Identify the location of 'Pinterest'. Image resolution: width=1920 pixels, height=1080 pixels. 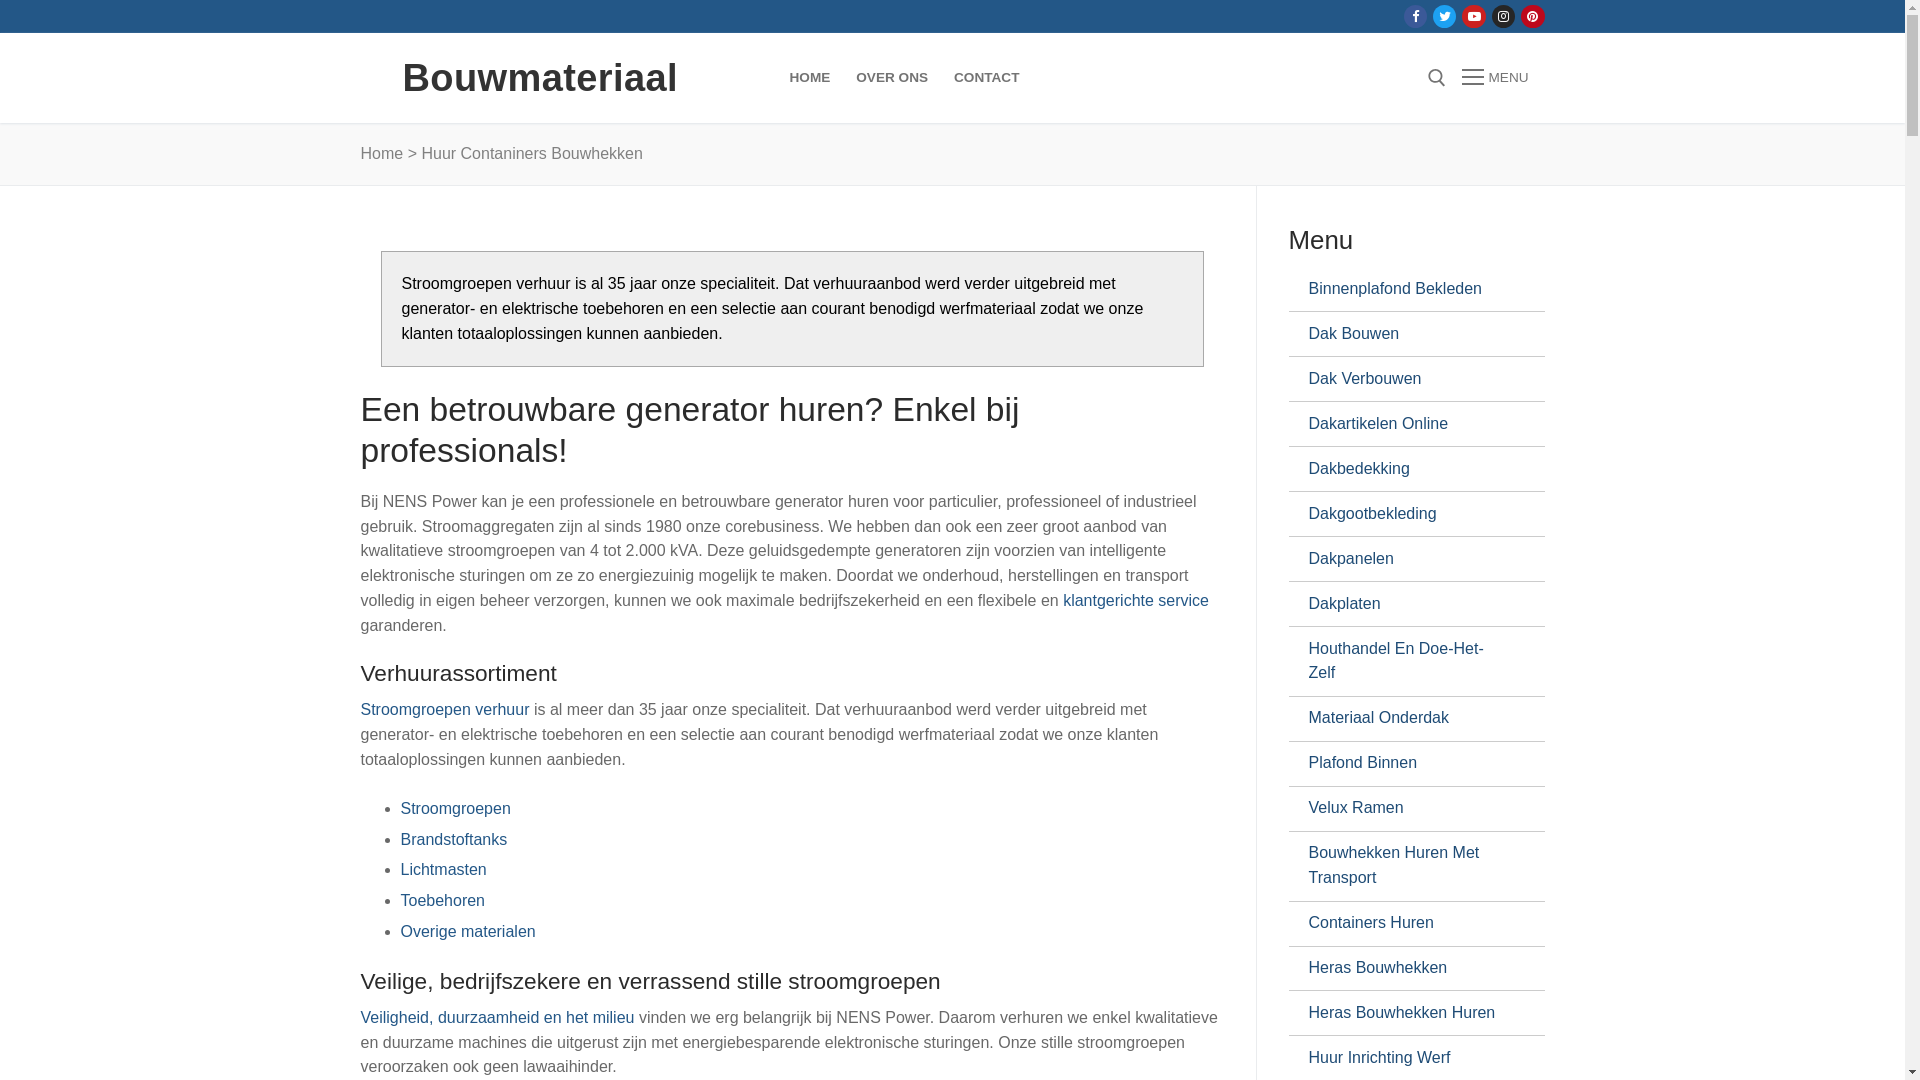
(1531, 16).